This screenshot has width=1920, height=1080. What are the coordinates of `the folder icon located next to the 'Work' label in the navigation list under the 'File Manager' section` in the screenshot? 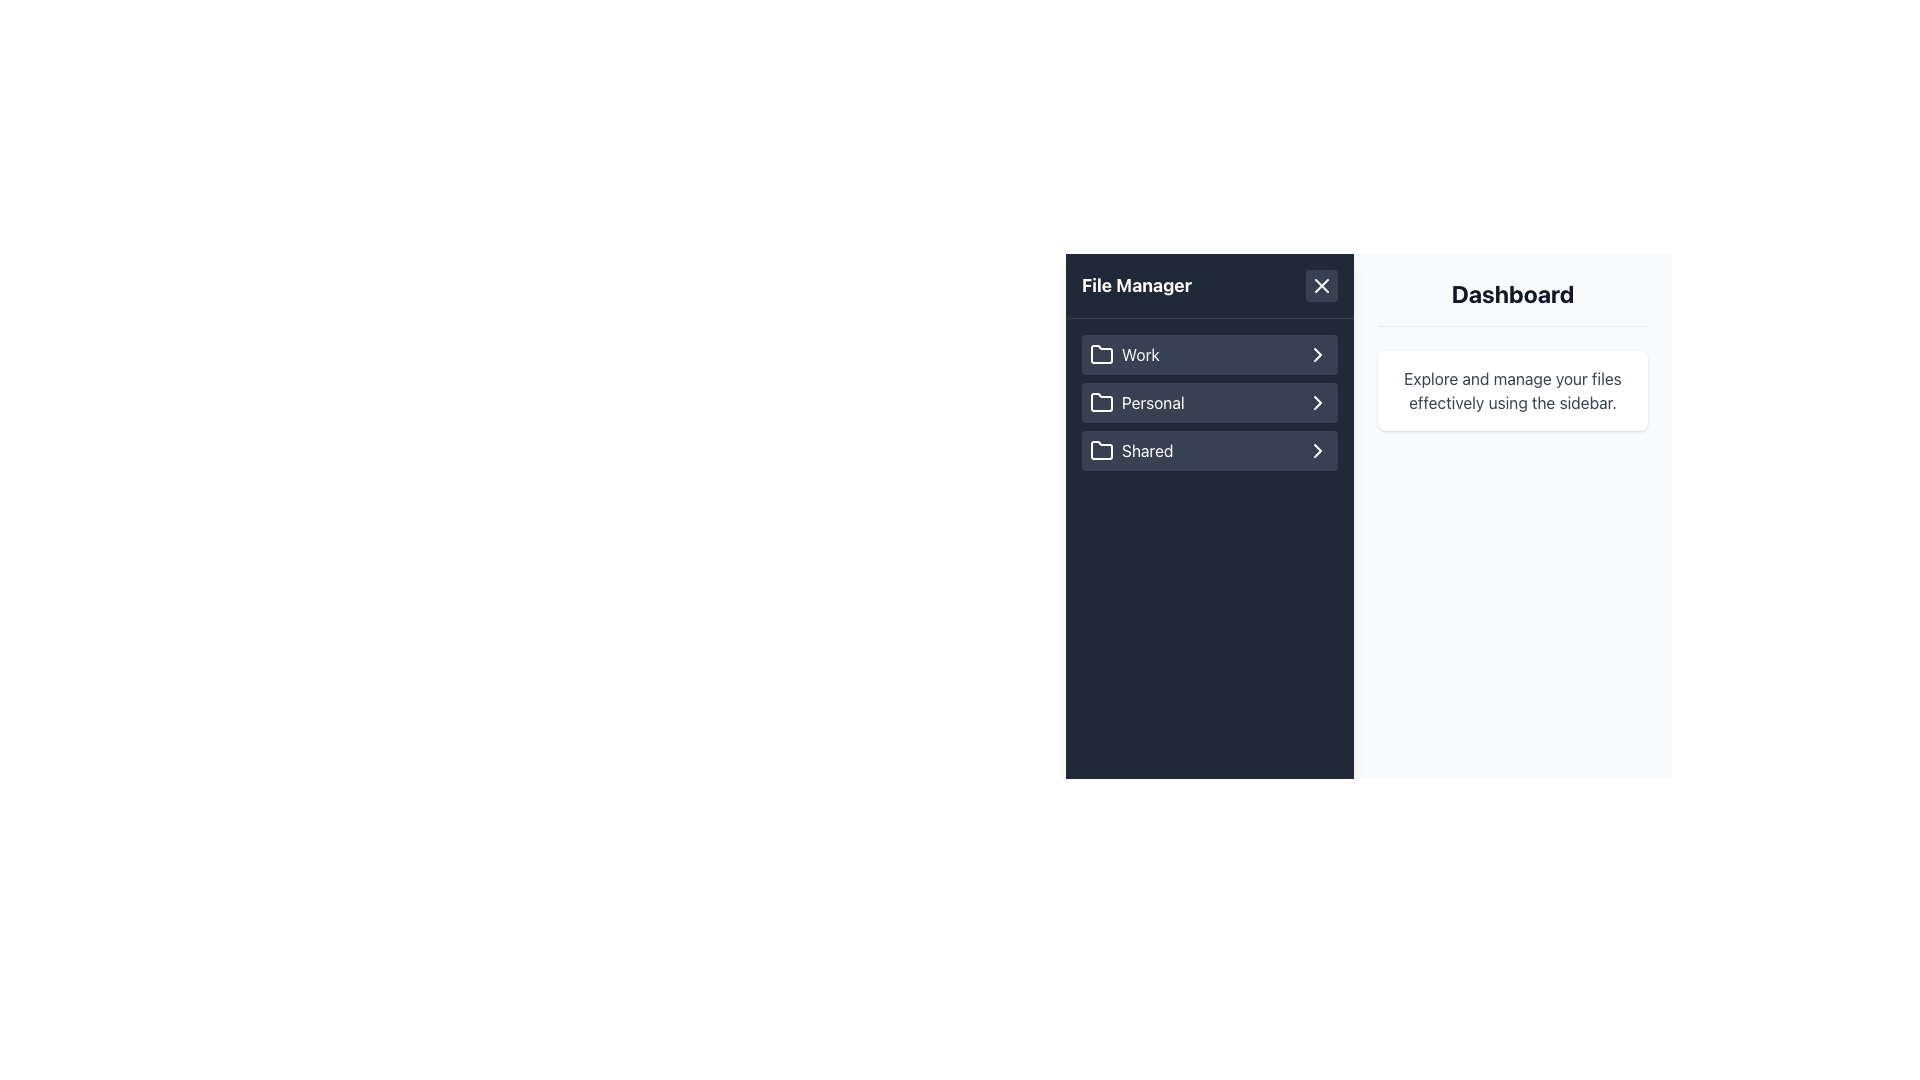 It's located at (1101, 353).